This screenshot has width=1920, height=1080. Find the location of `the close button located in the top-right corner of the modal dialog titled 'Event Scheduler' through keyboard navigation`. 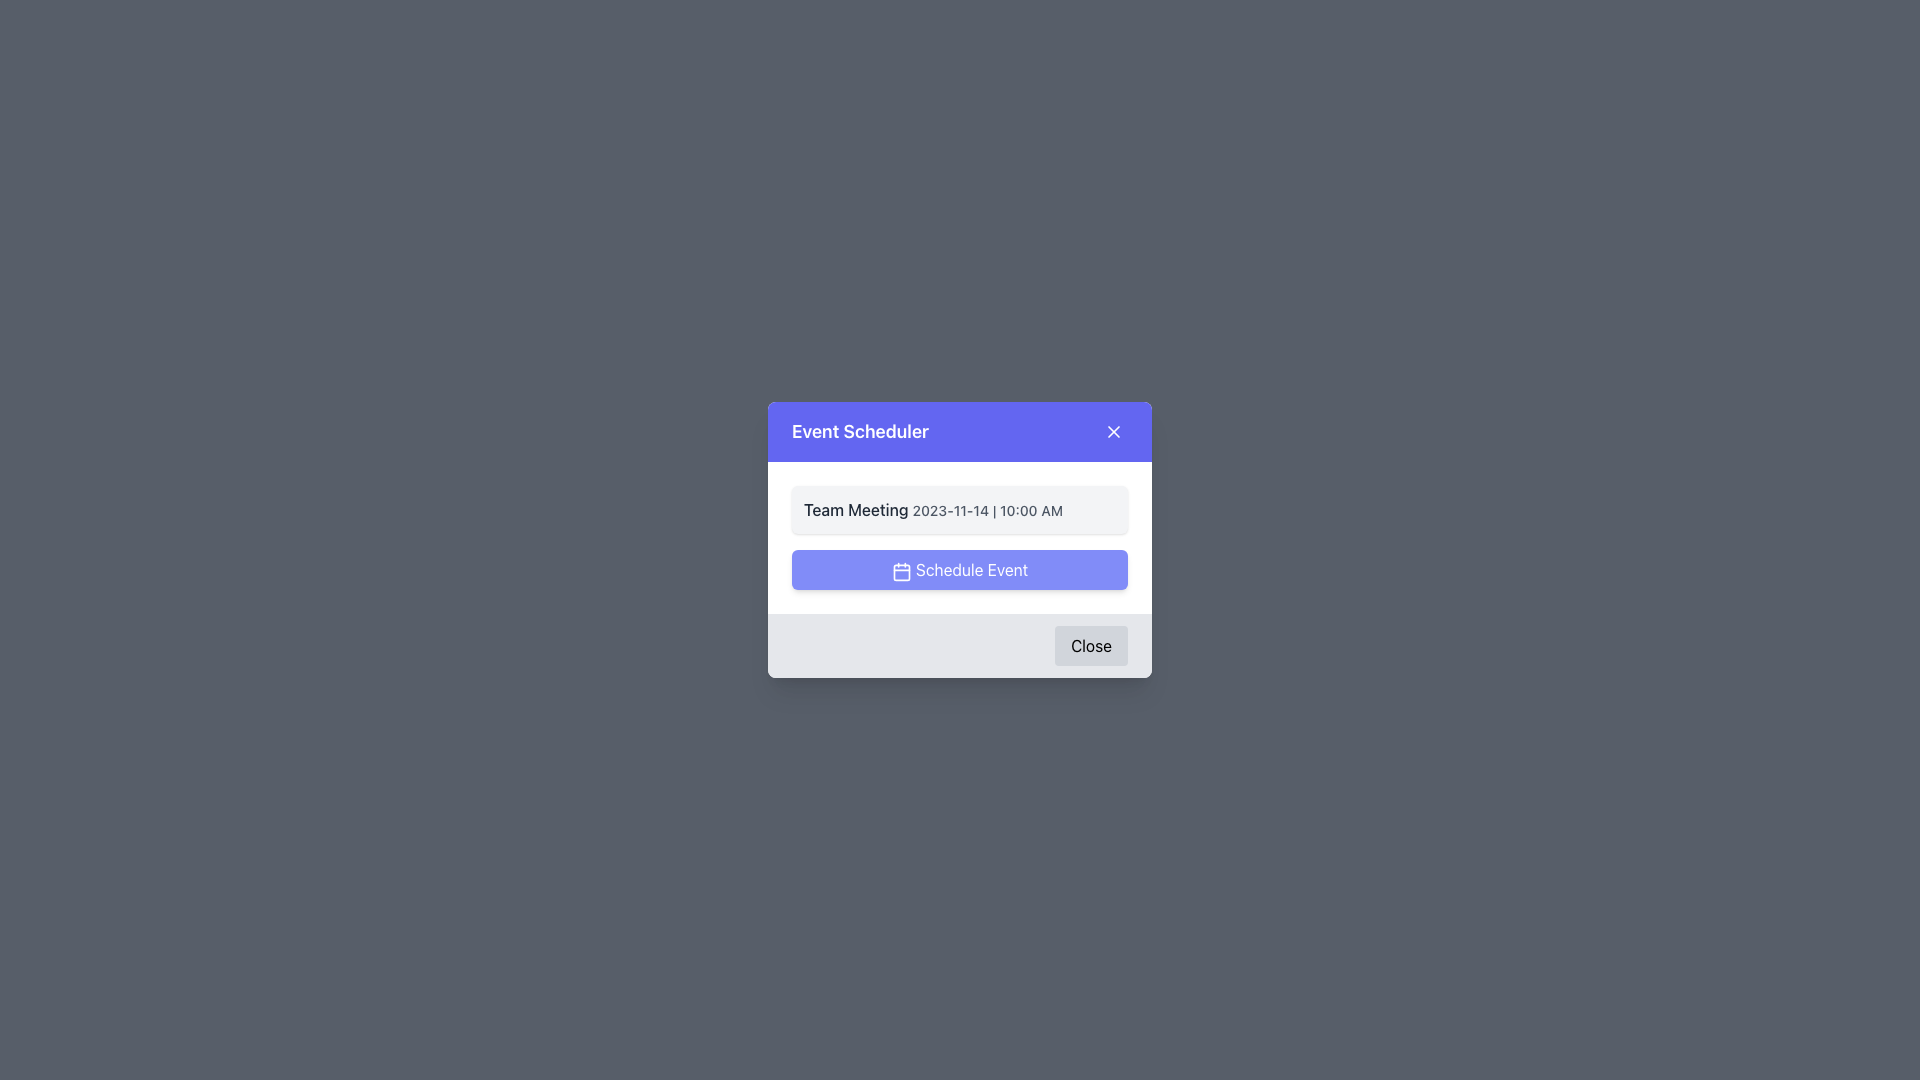

the close button located in the top-right corner of the modal dialog titled 'Event Scheduler' through keyboard navigation is located at coordinates (1112, 431).